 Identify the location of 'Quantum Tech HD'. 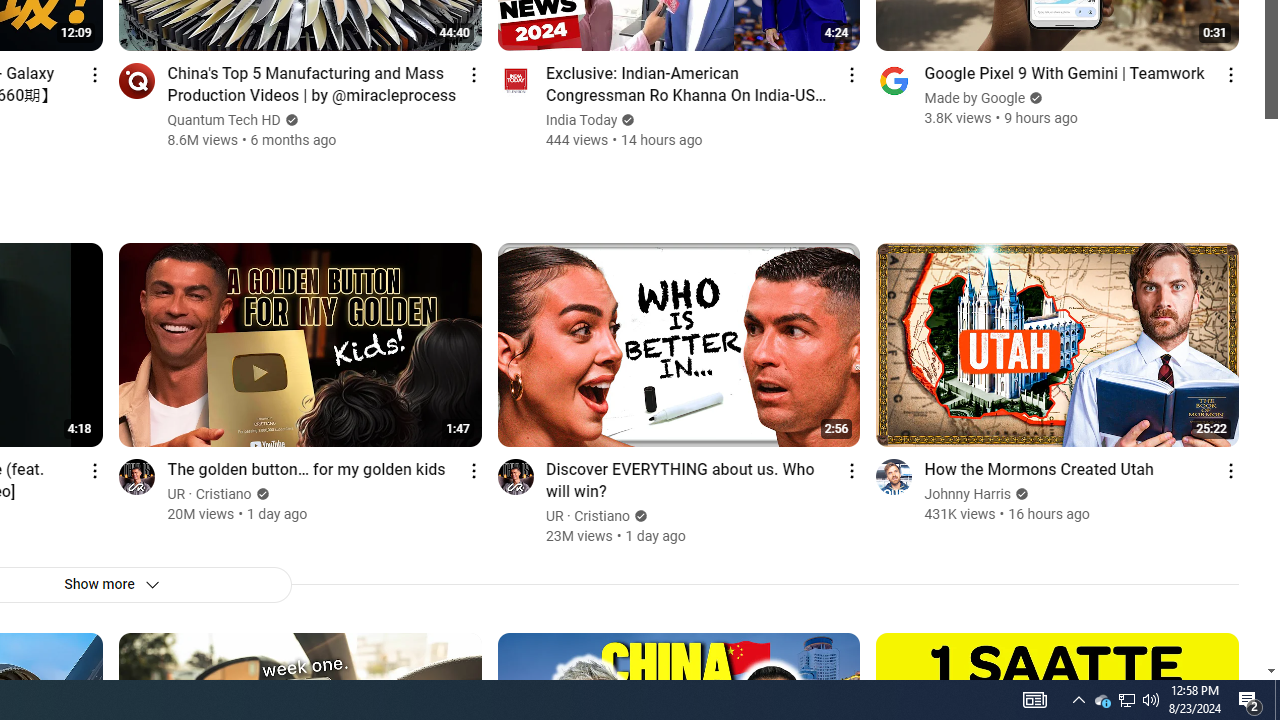
(224, 120).